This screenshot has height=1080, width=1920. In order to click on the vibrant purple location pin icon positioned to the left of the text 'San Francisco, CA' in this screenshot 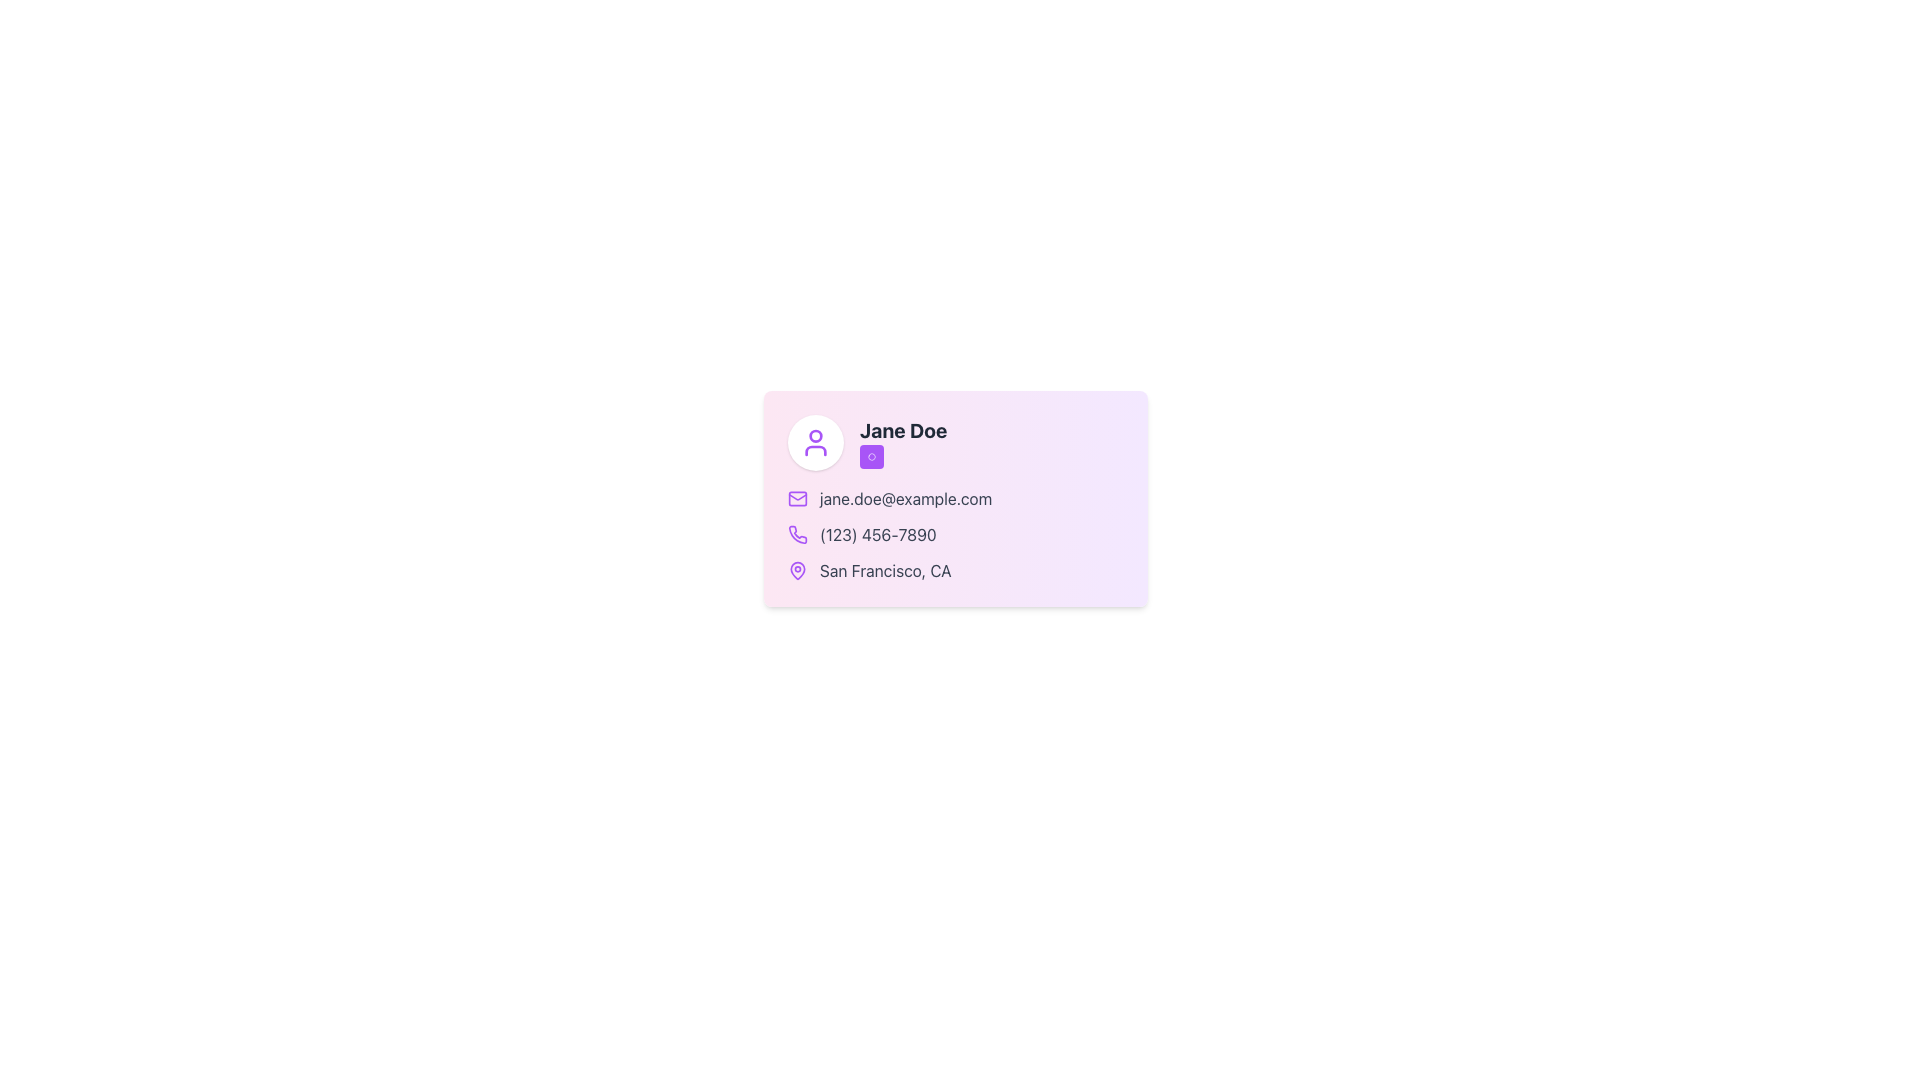, I will do `click(796, 570)`.